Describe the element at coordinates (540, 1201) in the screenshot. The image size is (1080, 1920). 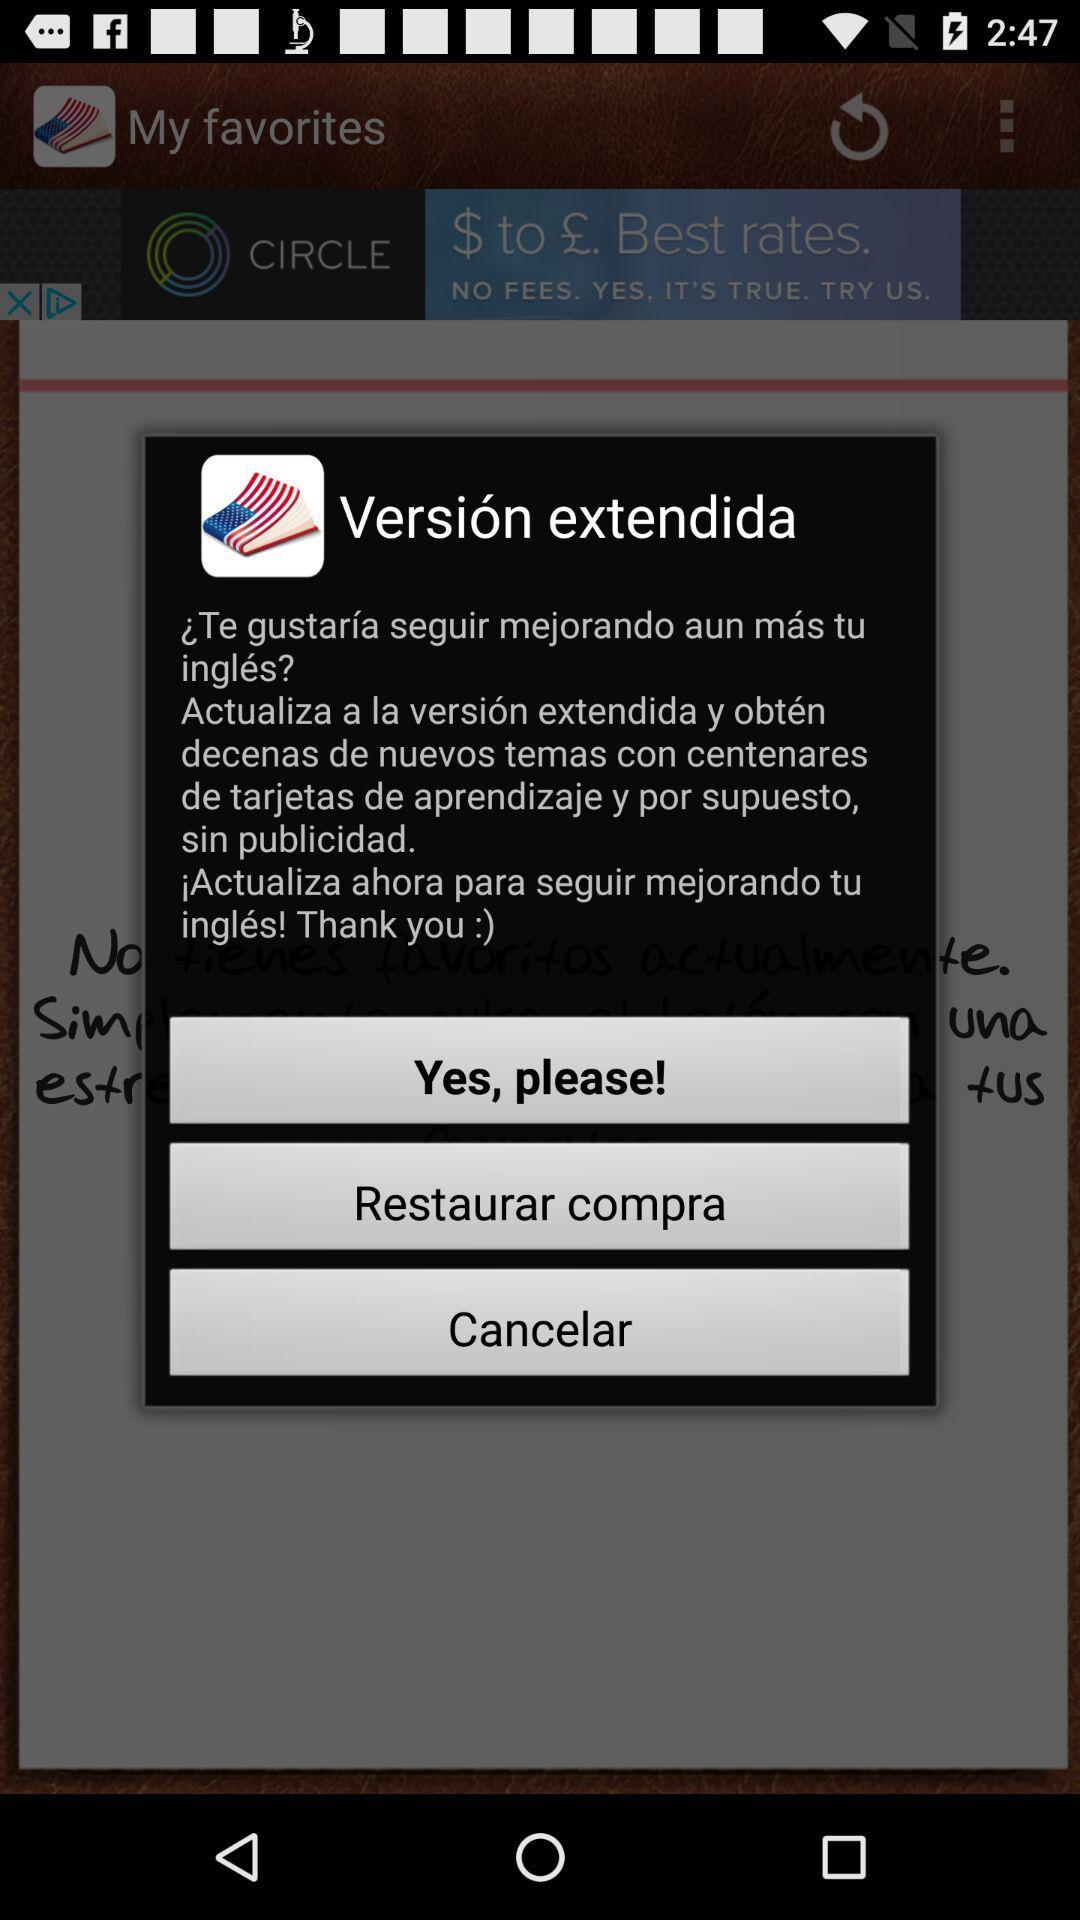
I see `item below yes, please!` at that location.